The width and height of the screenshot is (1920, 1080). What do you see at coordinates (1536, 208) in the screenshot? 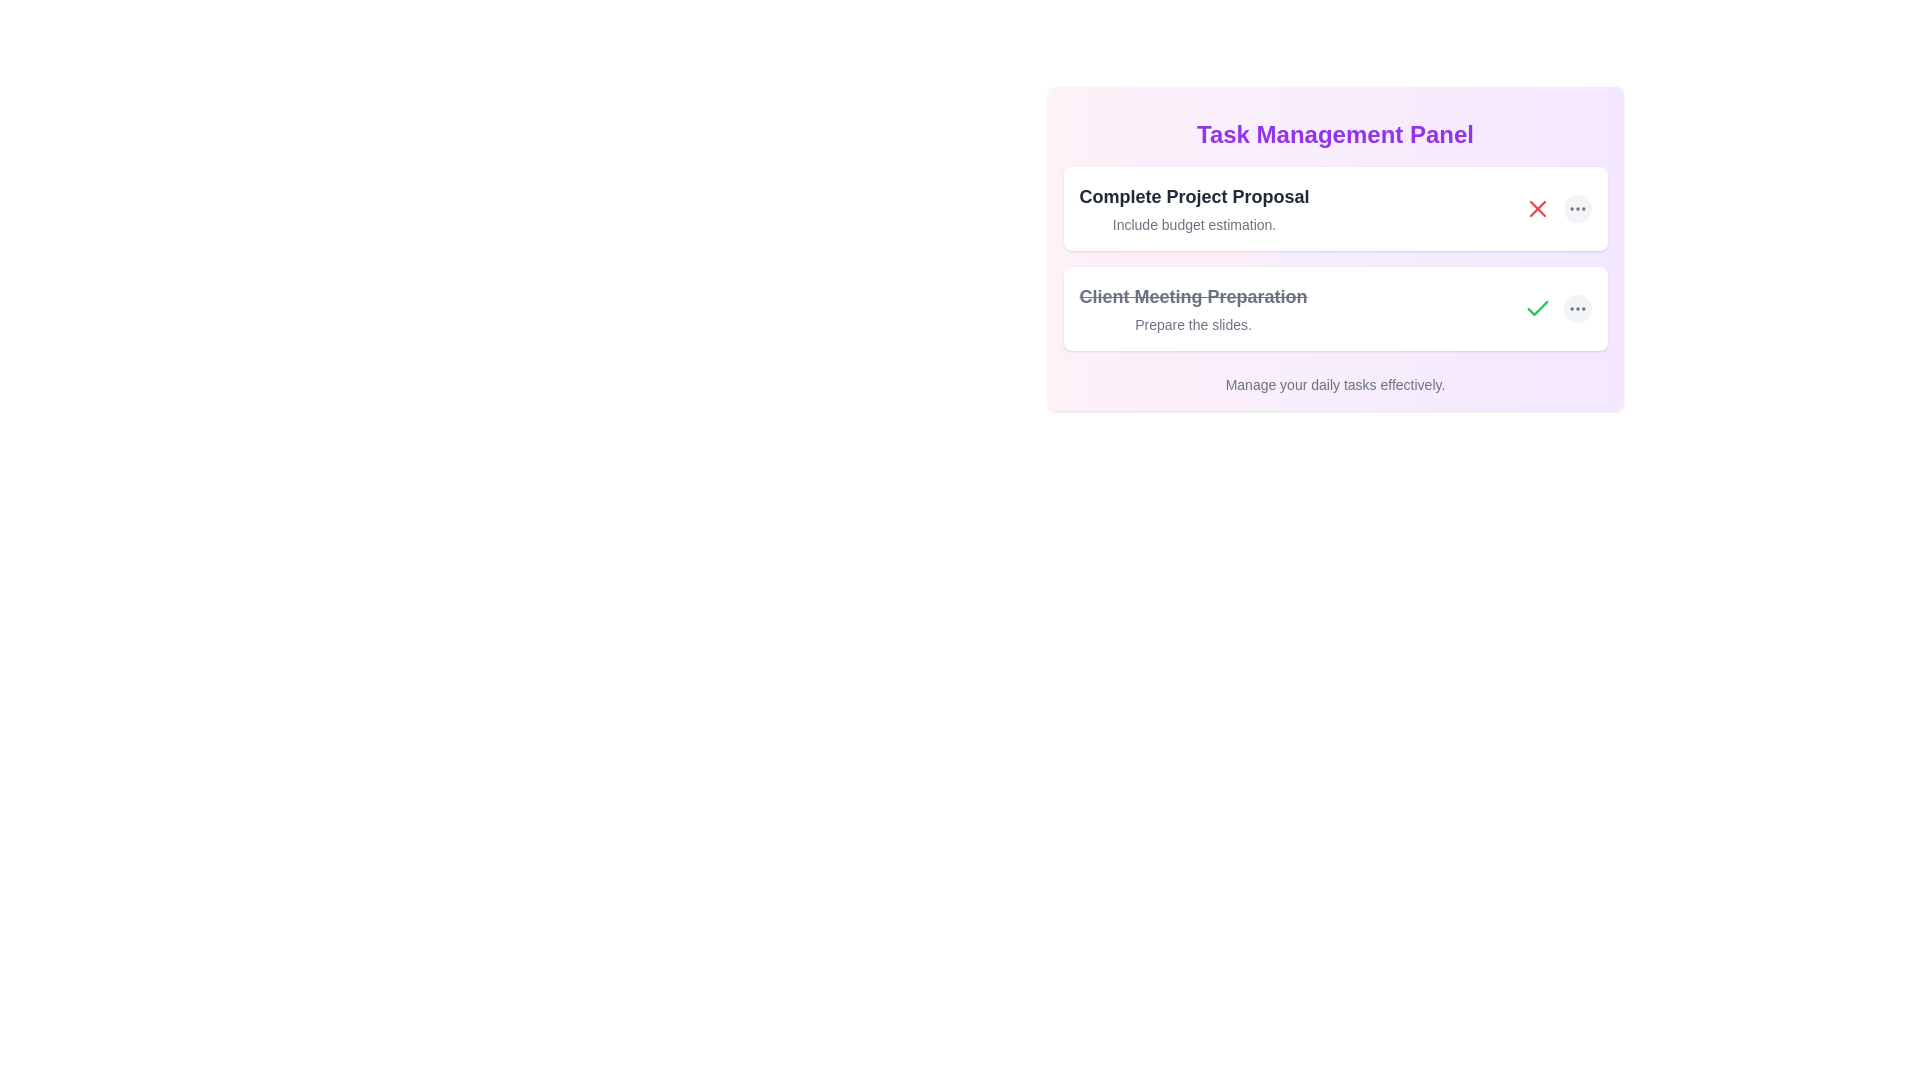
I see `the red 'X' icon button in the upper portion of the Task Management Panel` at bounding box center [1536, 208].